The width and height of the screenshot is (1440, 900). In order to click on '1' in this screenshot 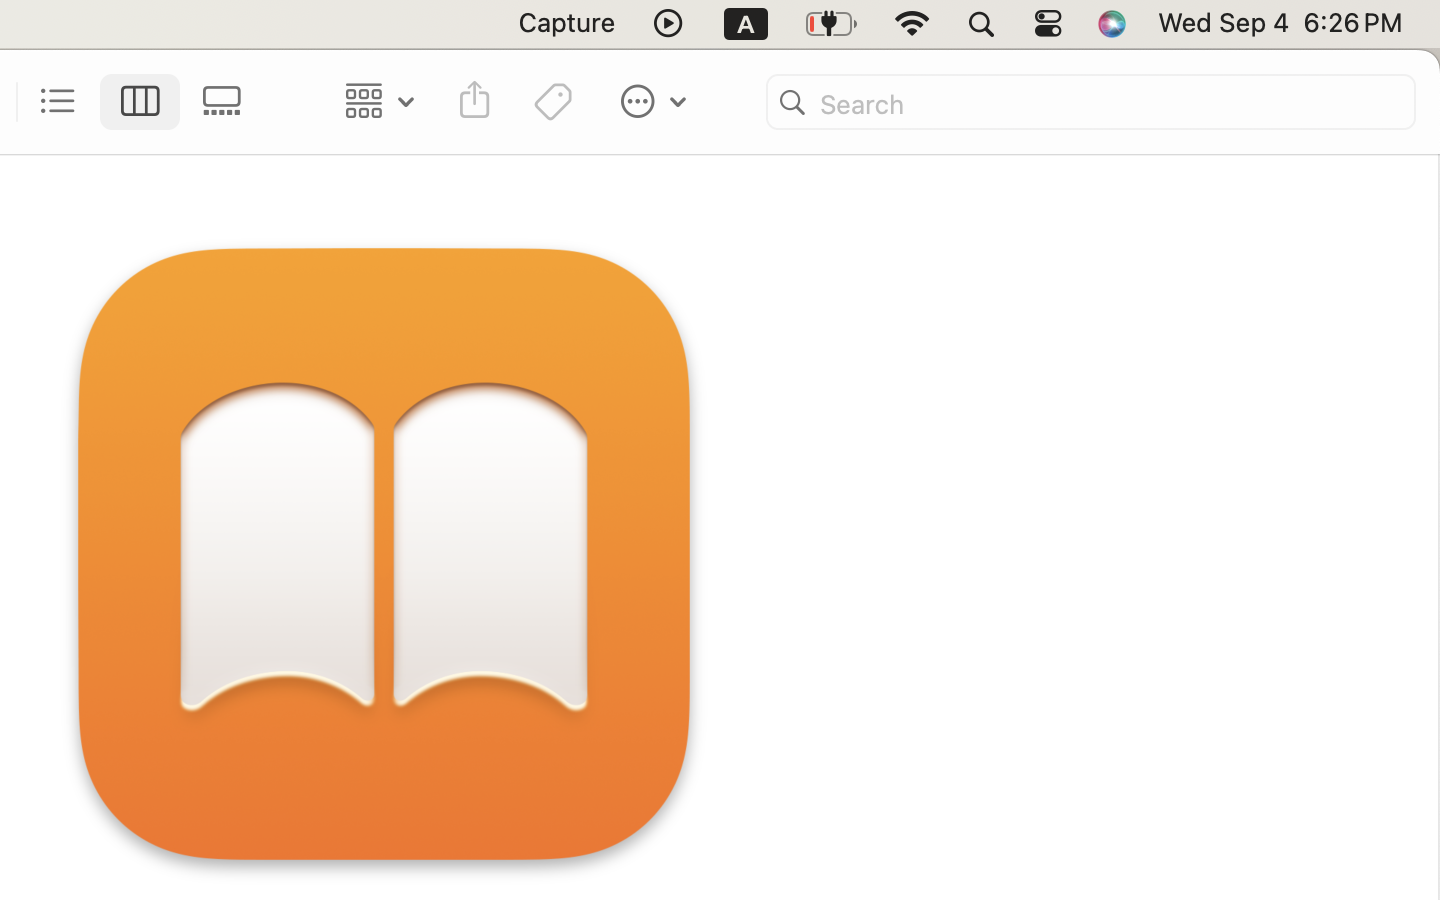, I will do `click(139, 100)`.